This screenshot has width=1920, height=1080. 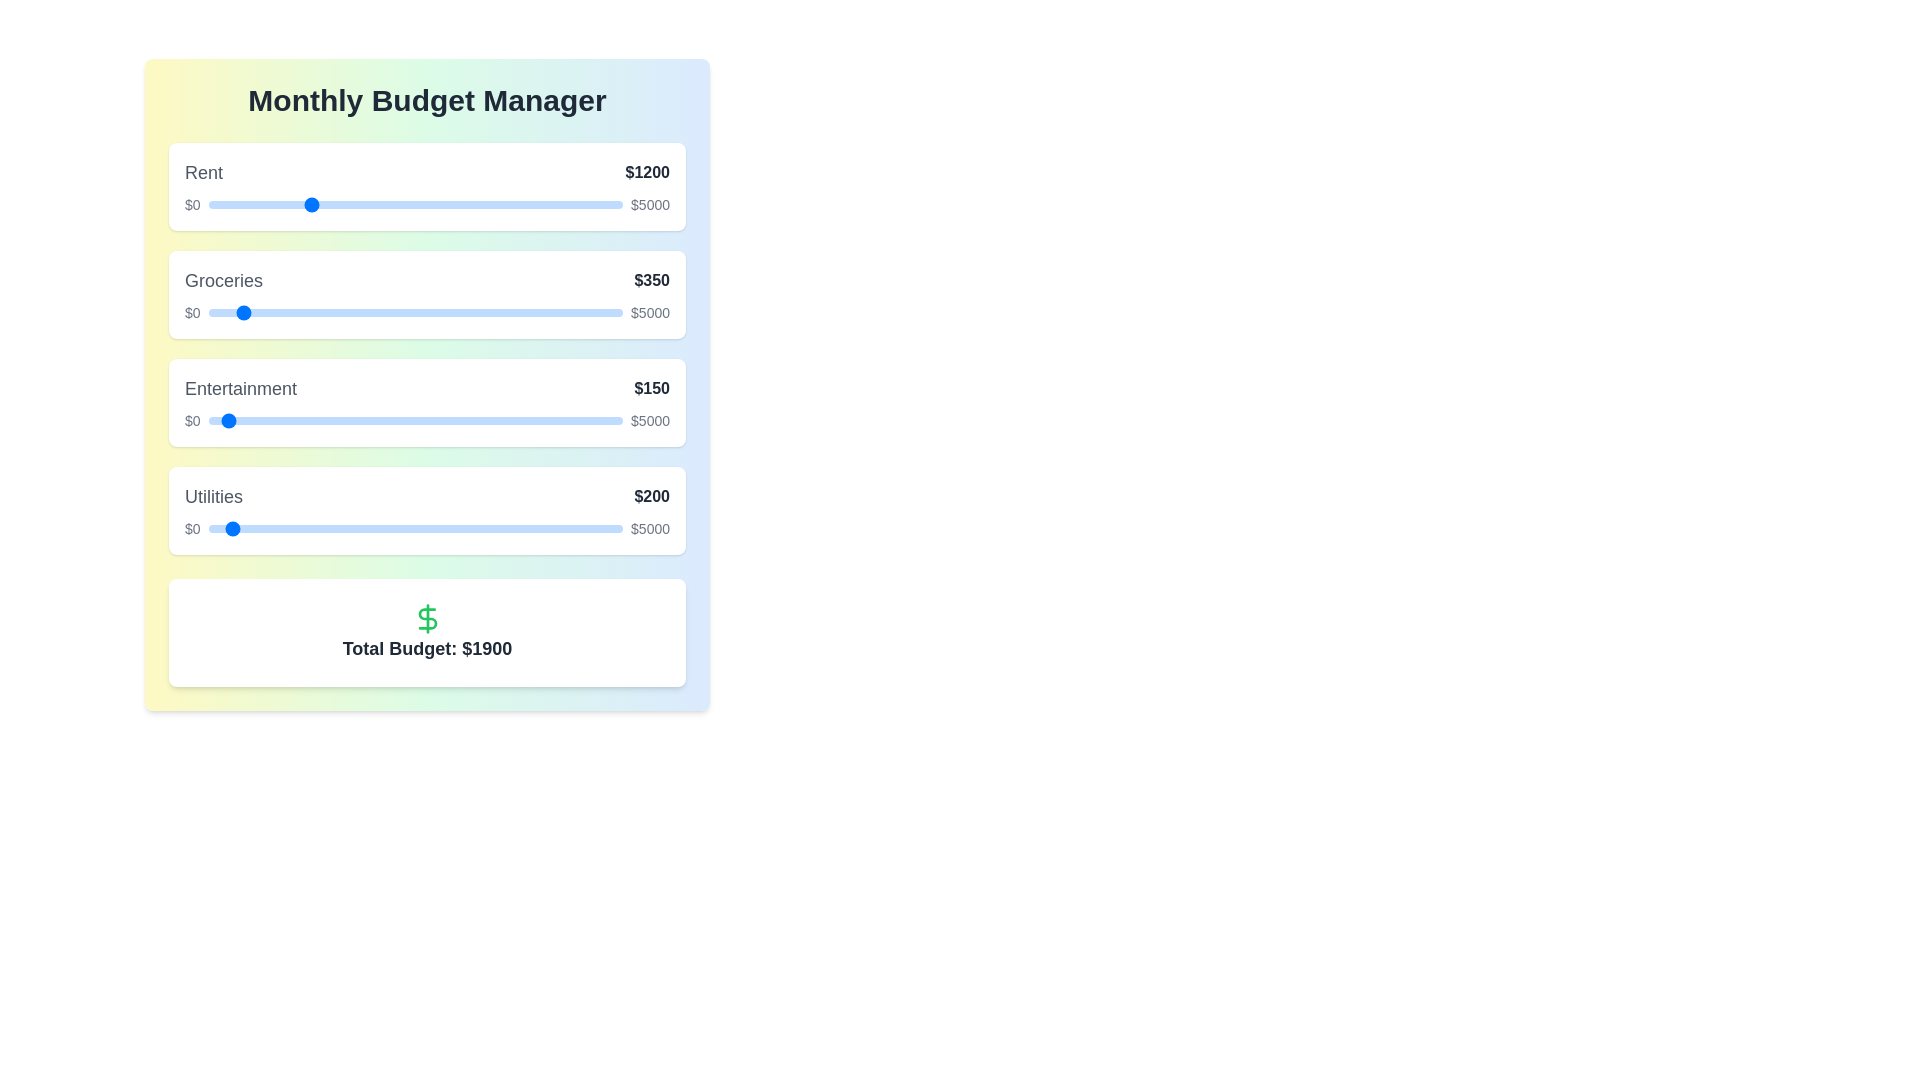 I want to click on the text label that reads 'Utilities' which is styled with a medium-sized font and gray color, located in the fourth section from the top of the vertical budget items list, so click(x=214, y=496).